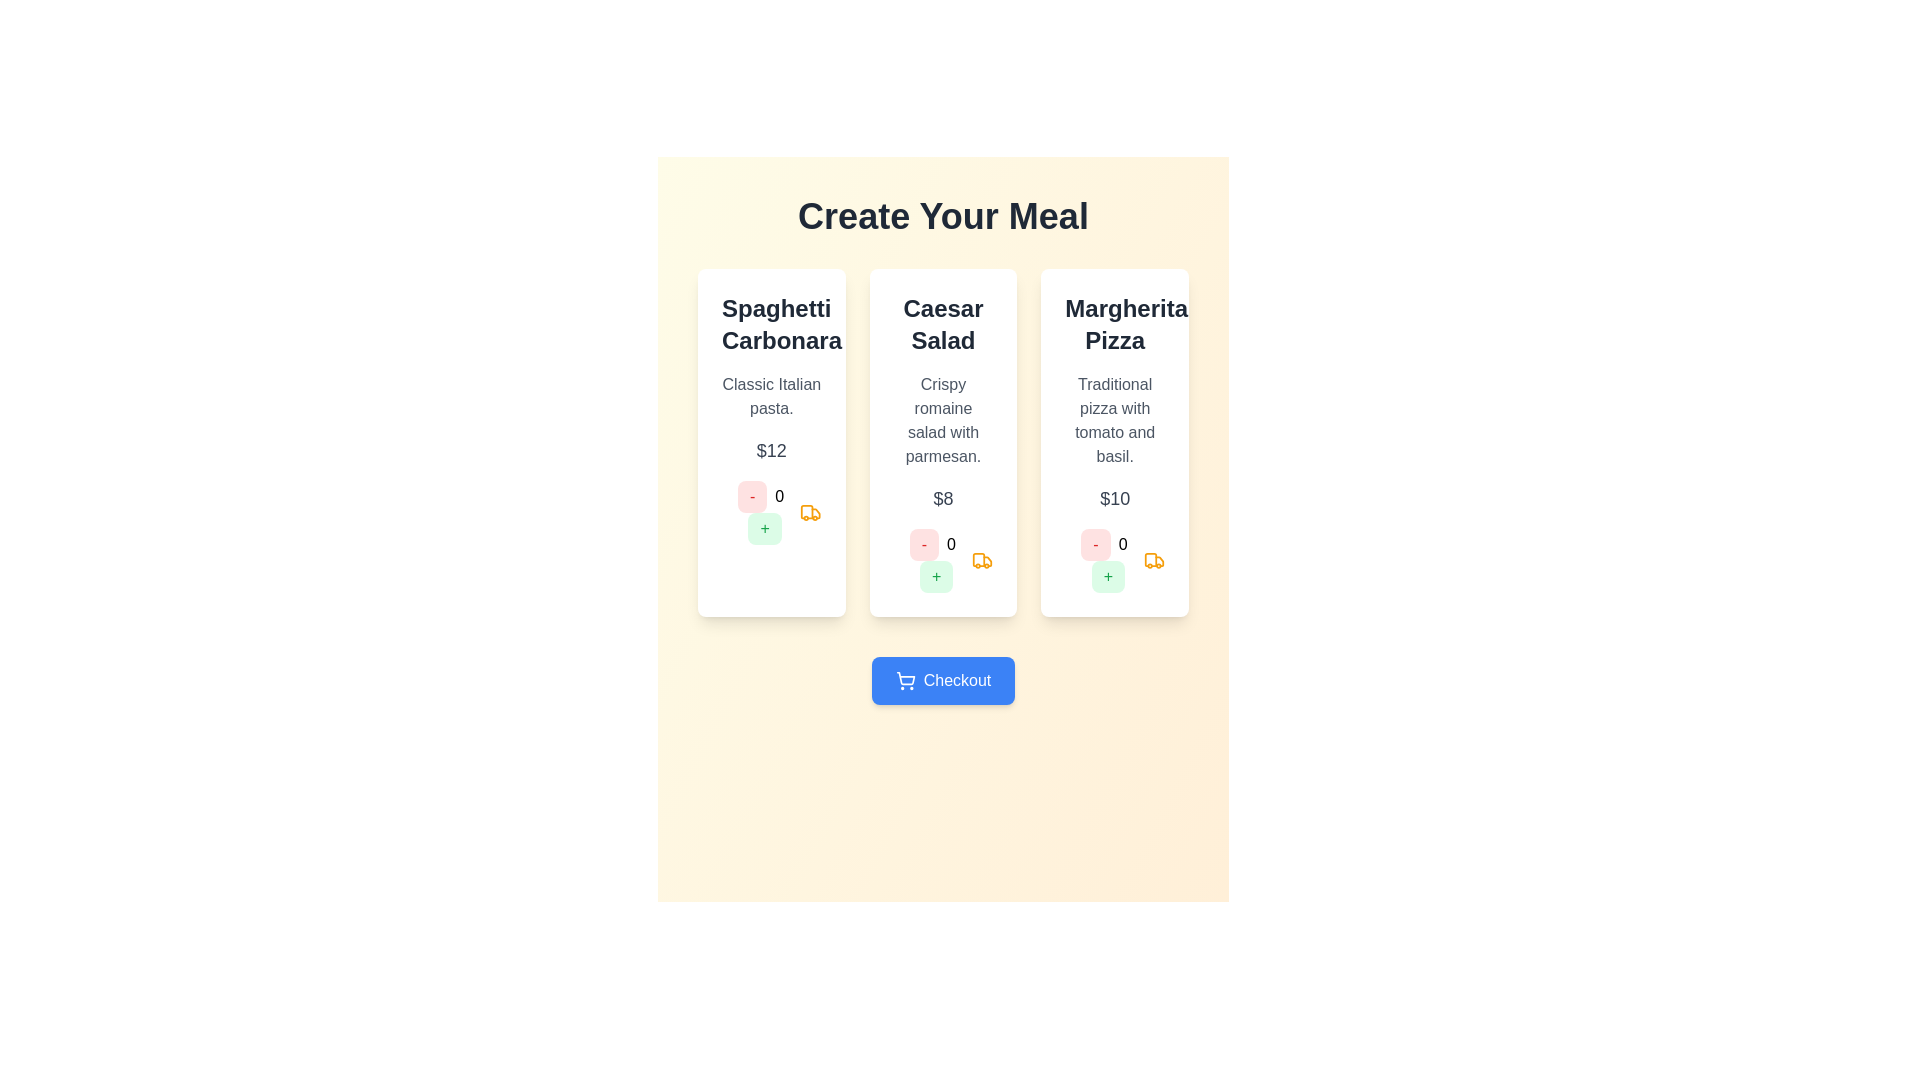 The height and width of the screenshot is (1080, 1920). I want to click on the checkout button located below the food items 'Spaghetti Carbonara', 'Caesar Salad', and 'Margherita Pizza' to observe its hover effects, so click(942, 680).